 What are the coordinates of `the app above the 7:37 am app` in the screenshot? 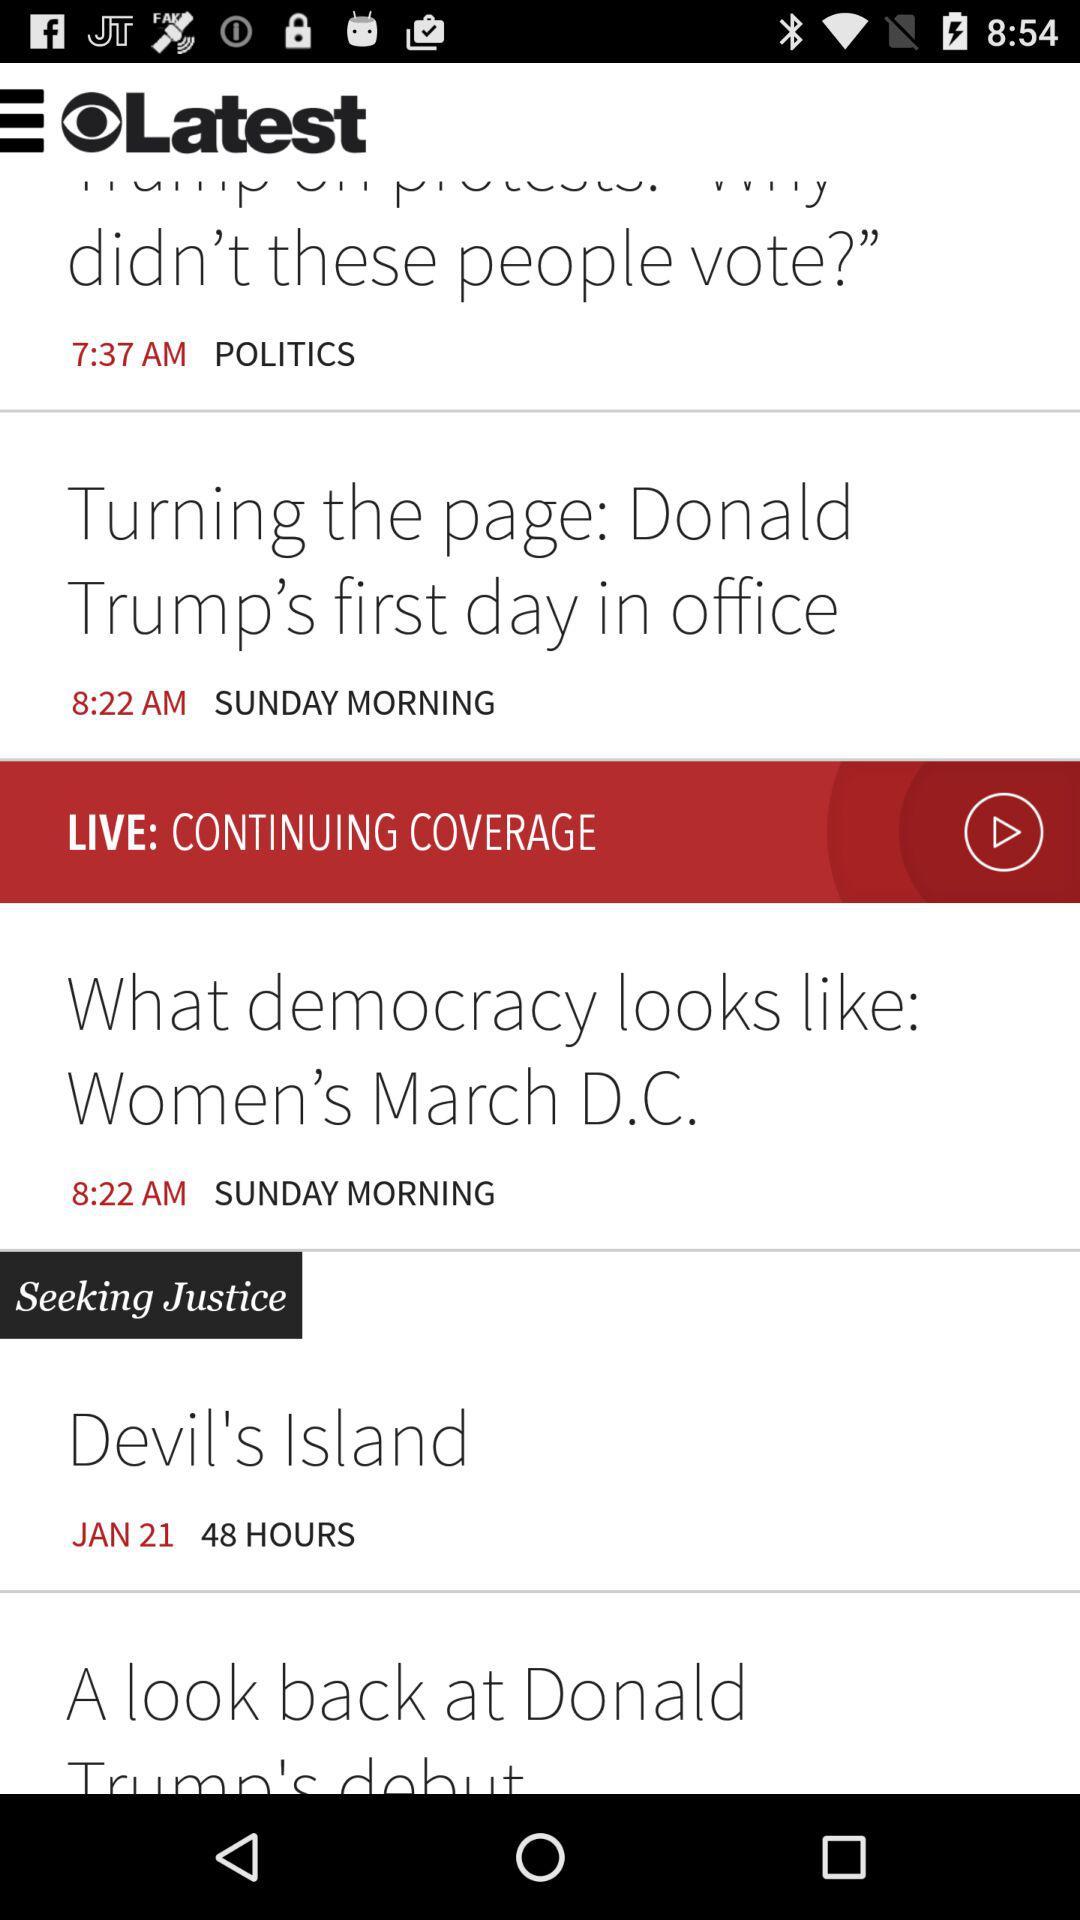 It's located at (380, 114).